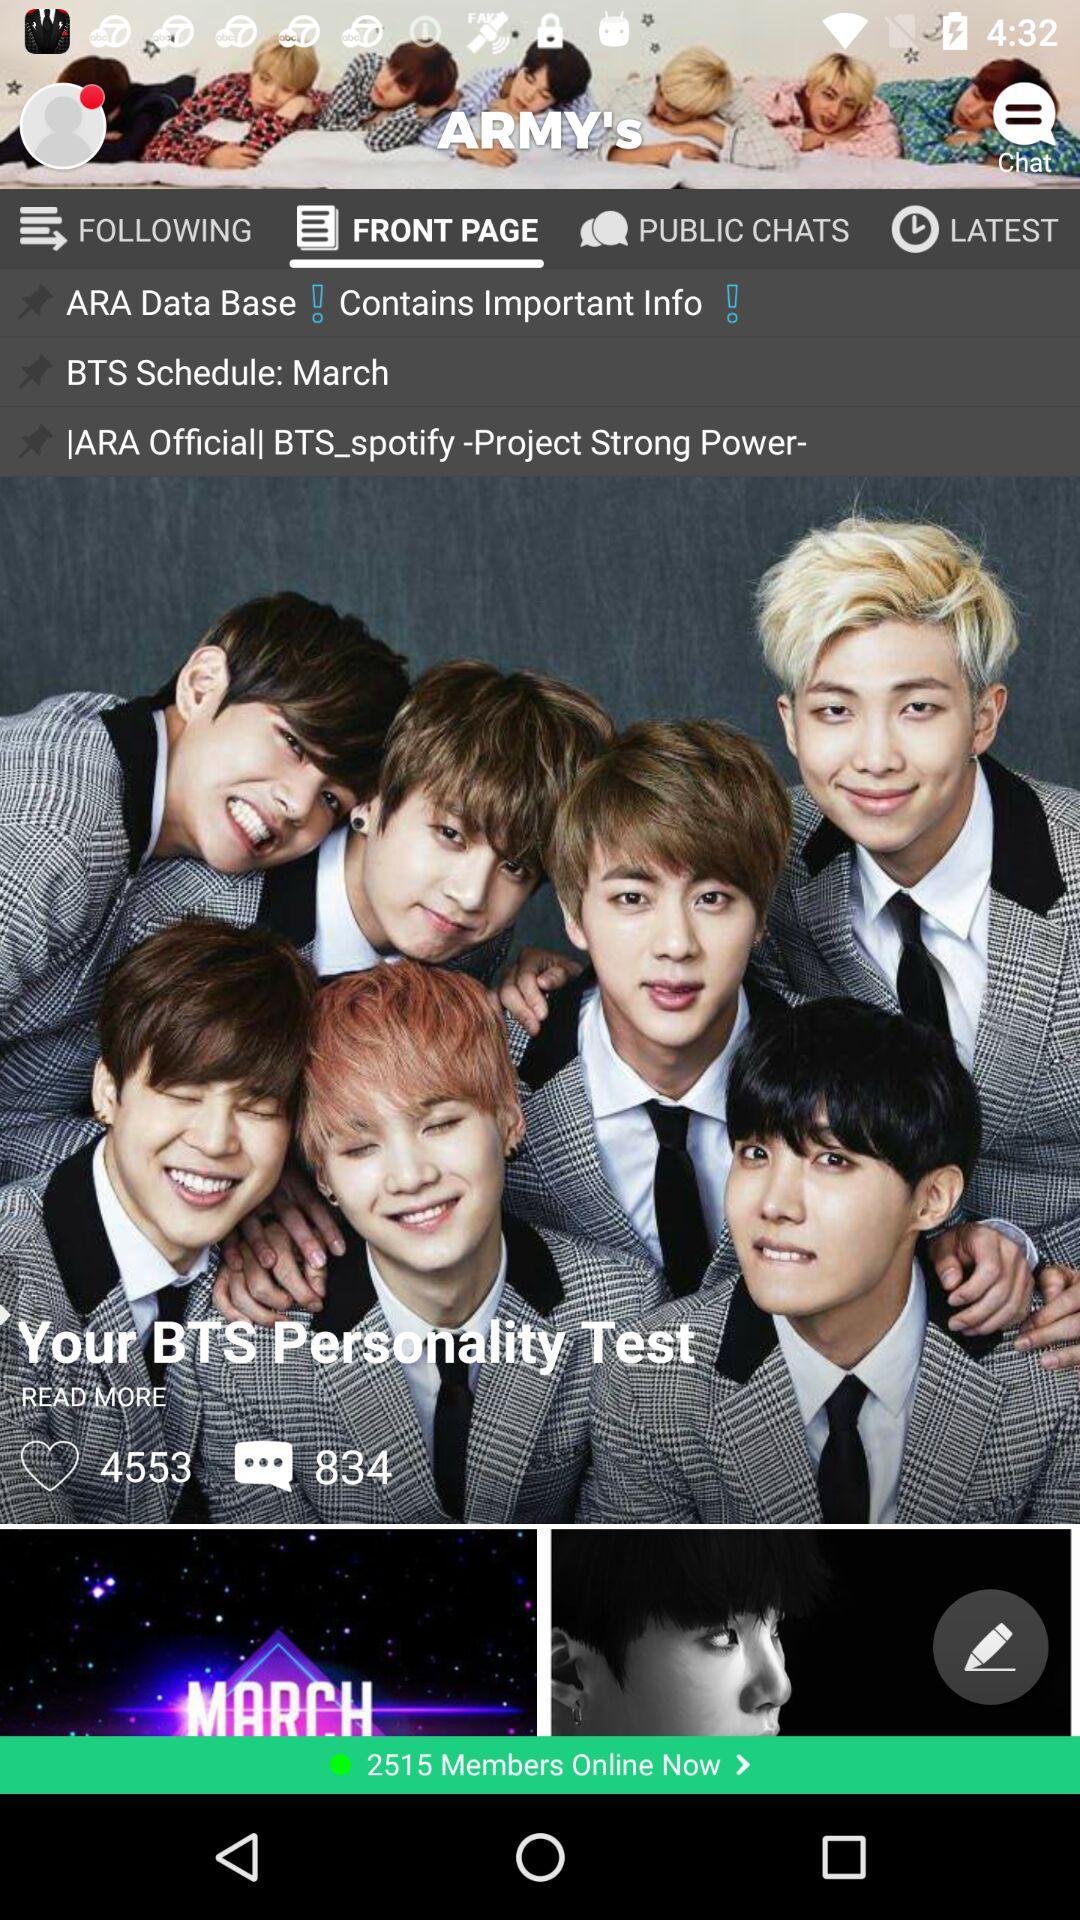 Image resolution: width=1080 pixels, height=1920 pixels. I want to click on pen, so click(990, 1646).